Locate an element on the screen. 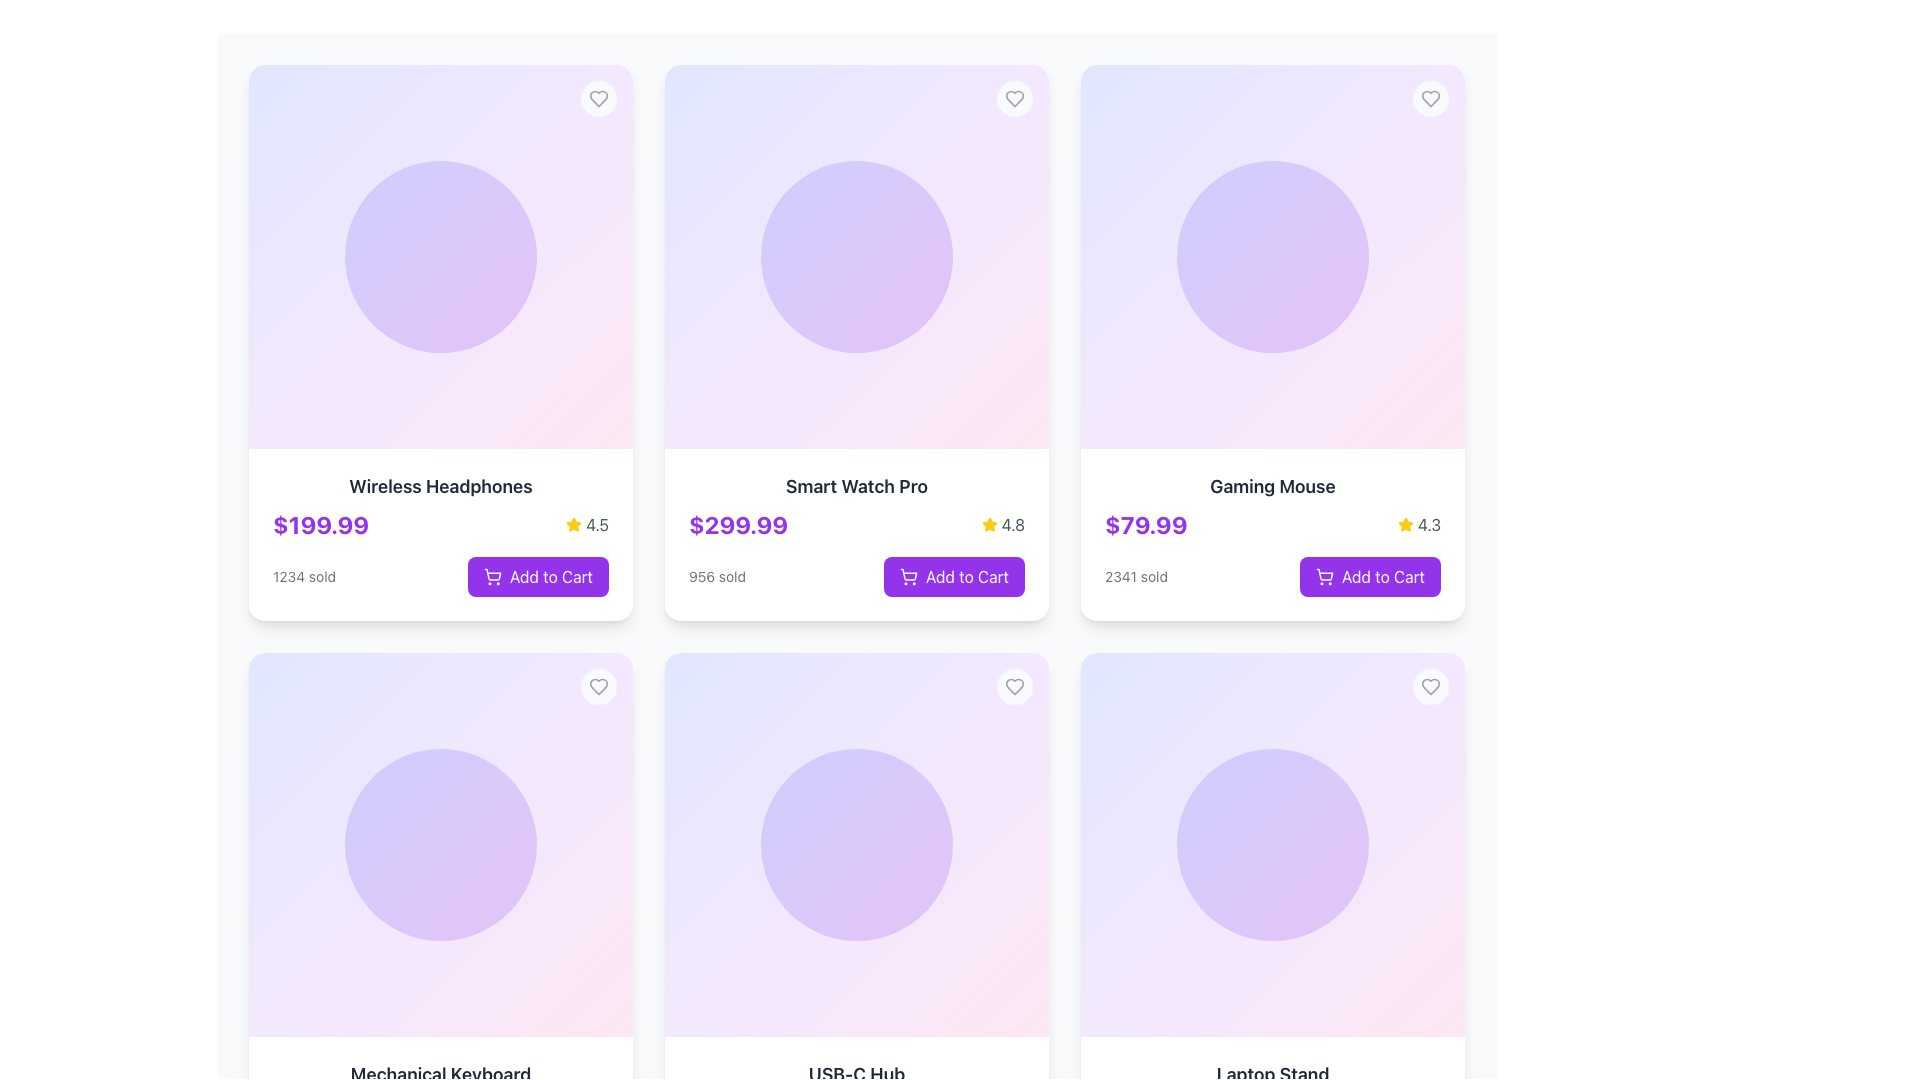 The width and height of the screenshot is (1920, 1080). the rating element, which is a composite of a yellow star icon and the text '4.3', located in the top-right corner of the 'Gaming Mouse' card, to the right of the price '$79.99' is located at coordinates (1418, 523).